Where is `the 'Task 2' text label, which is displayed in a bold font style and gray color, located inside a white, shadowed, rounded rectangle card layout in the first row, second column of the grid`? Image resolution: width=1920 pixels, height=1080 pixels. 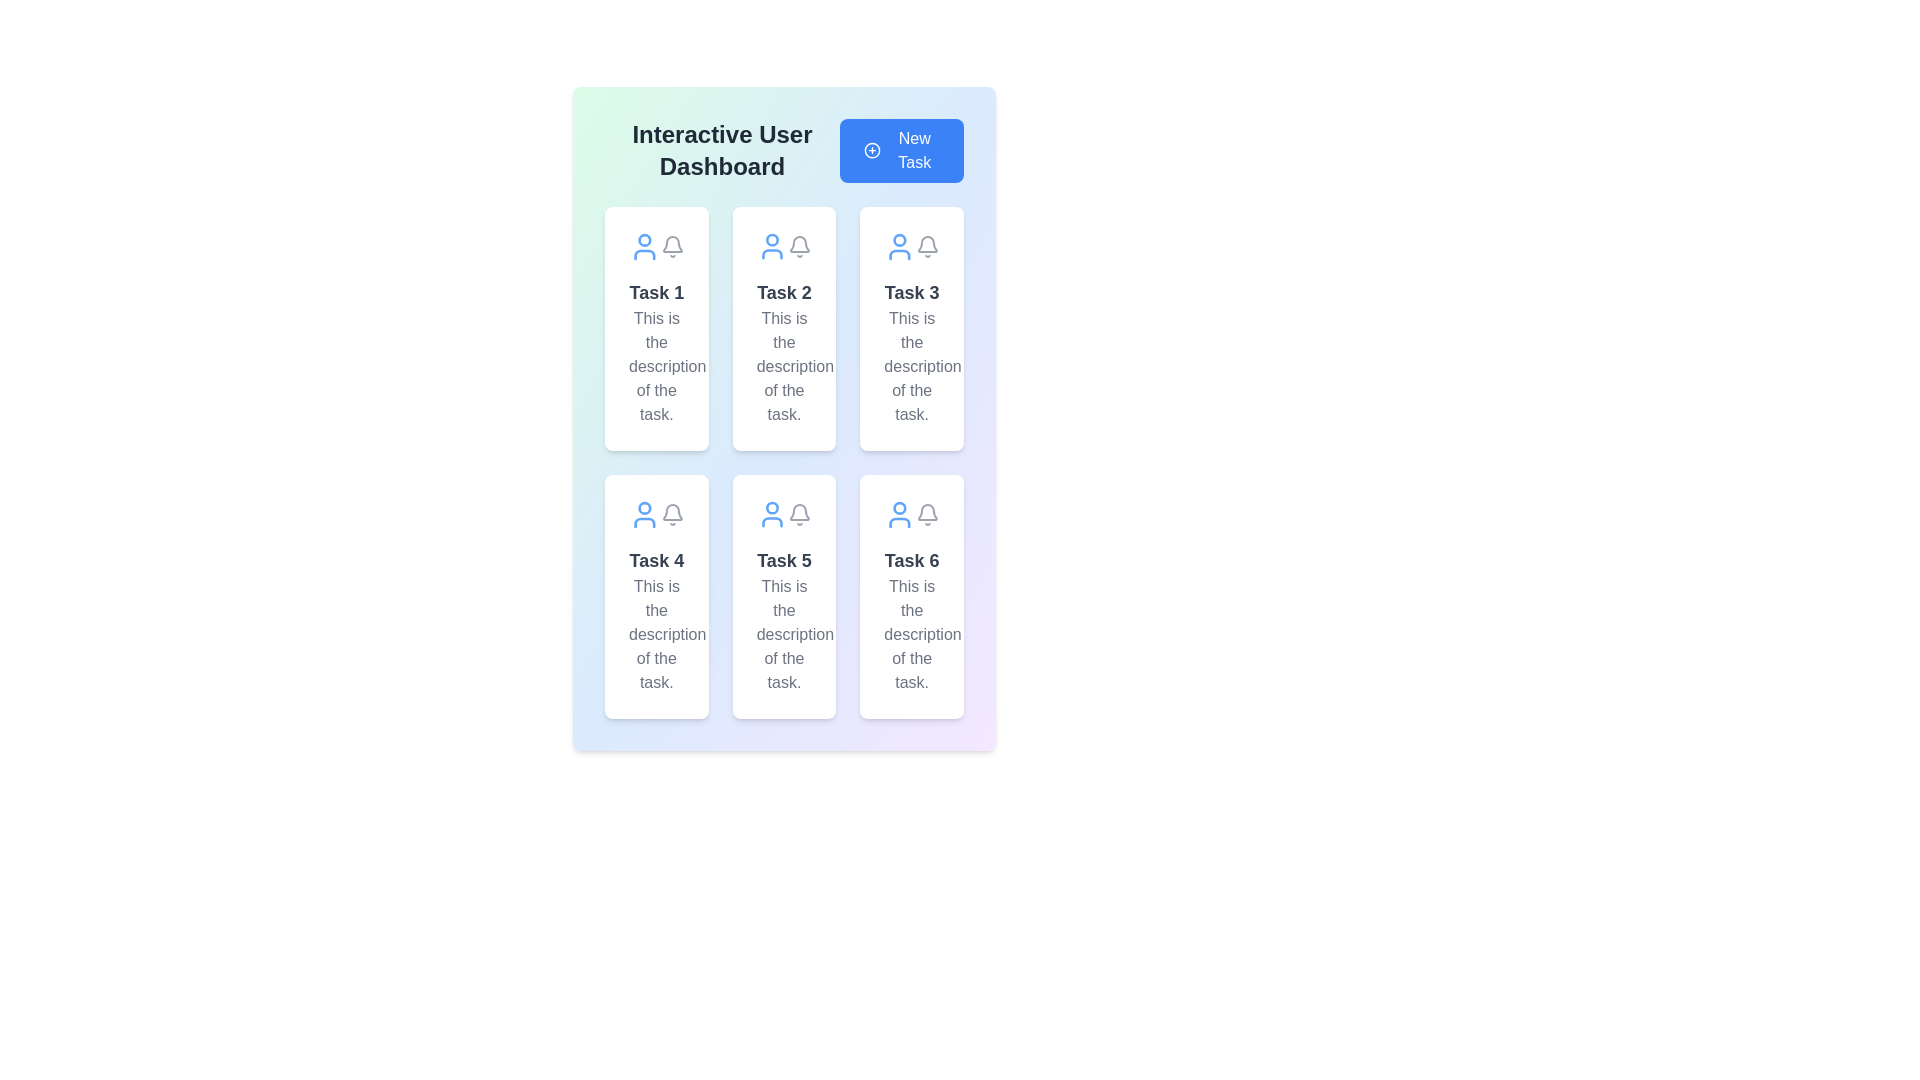 the 'Task 2' text label, which is displayed in a bold font style and gray color, located inside a white, shadowed, rounded rectangle card layout in the first row, second column of the grid is located at coordinates (783, 293).